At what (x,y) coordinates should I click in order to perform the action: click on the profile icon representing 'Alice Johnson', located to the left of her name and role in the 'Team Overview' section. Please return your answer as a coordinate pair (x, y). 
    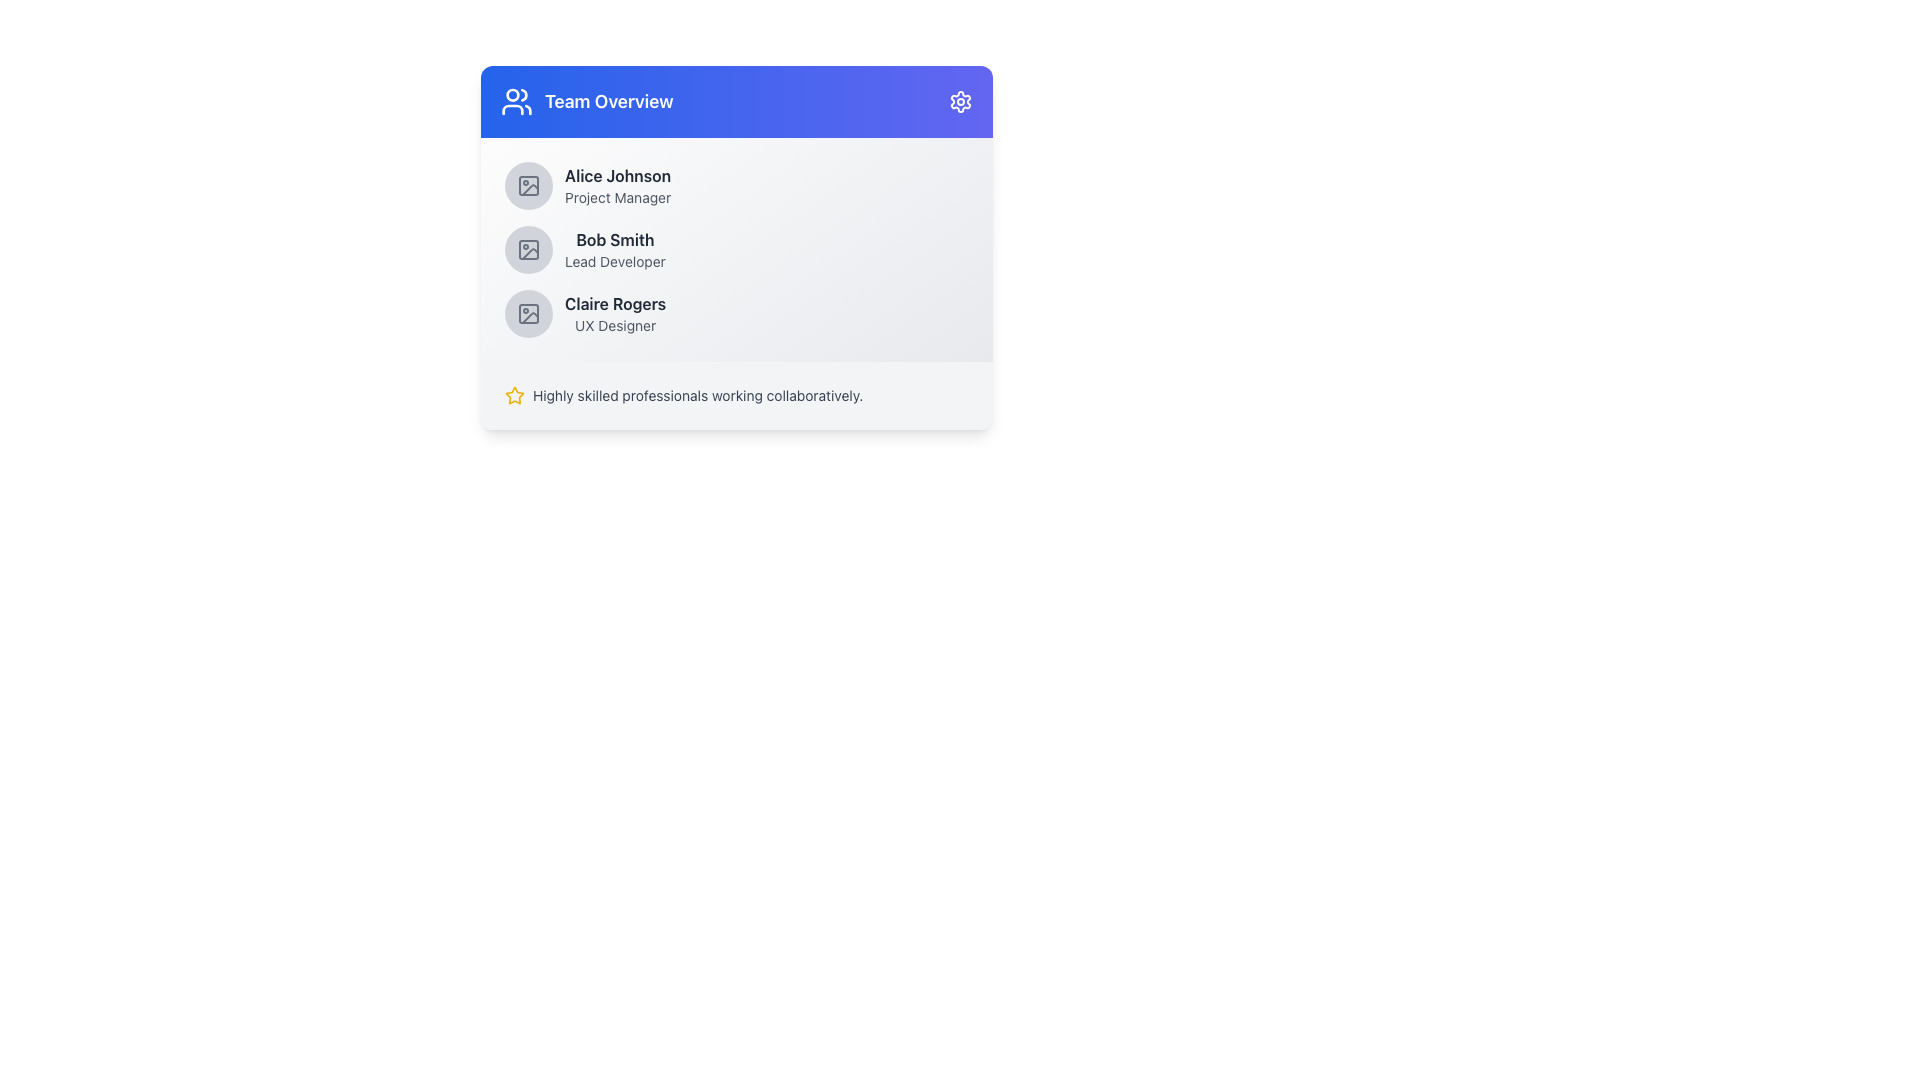
    Looking at the image, I should click on (528, 185).